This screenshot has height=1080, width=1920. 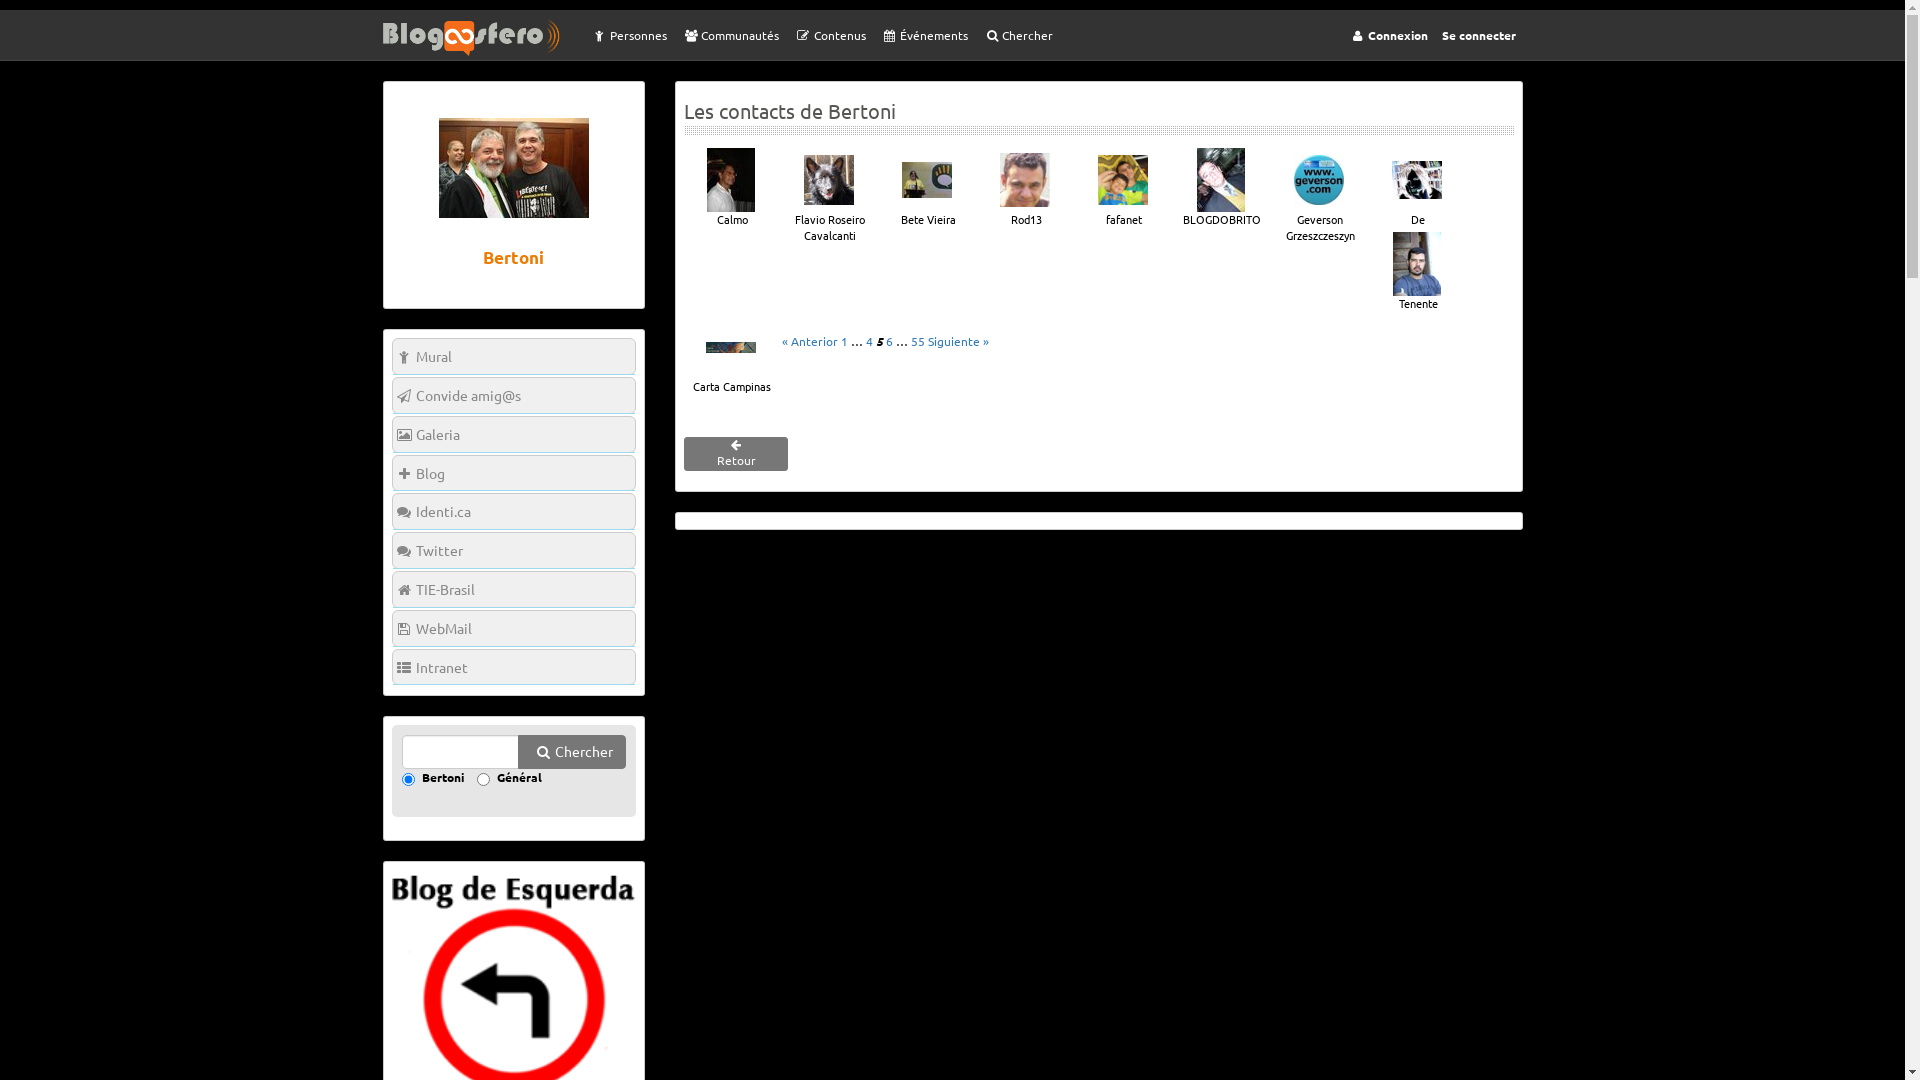 I want to click on 'Calmo', so click(x=729, y=188).